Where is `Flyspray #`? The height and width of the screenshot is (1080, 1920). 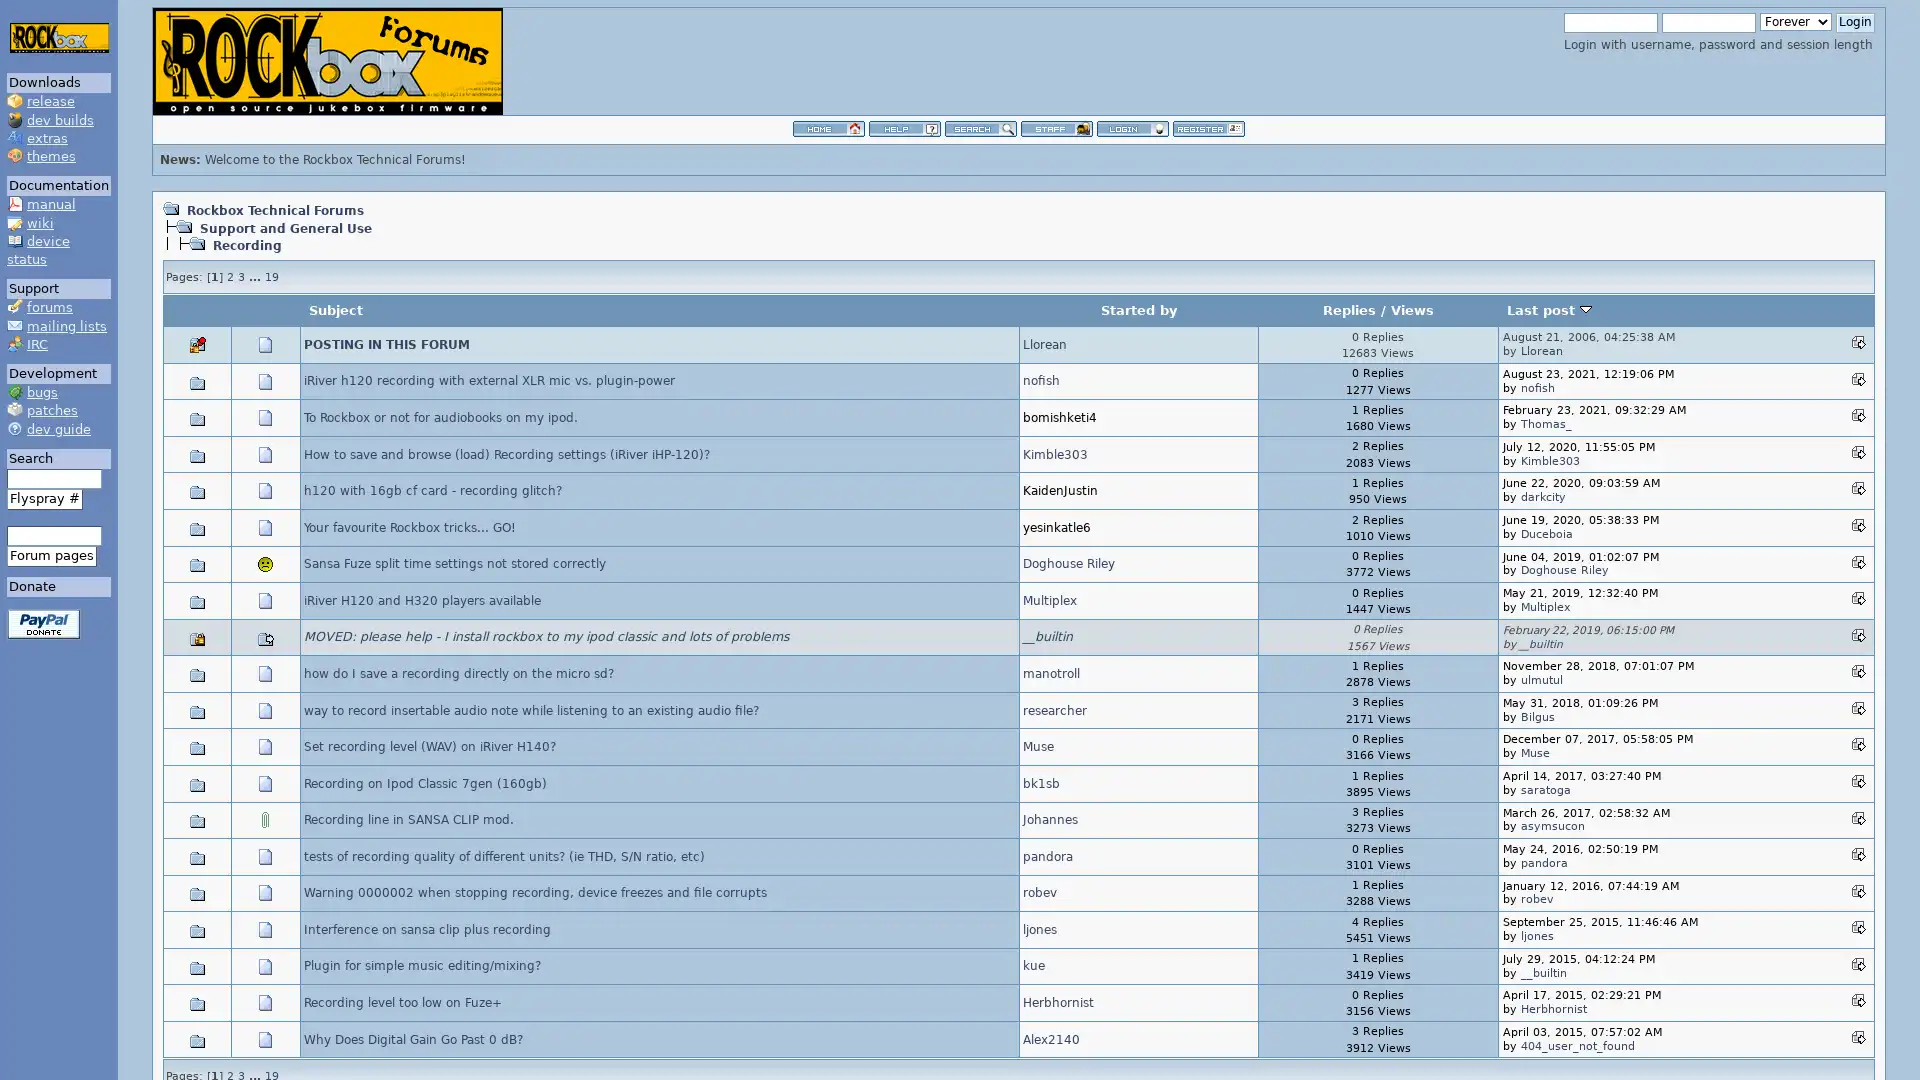
Flyspray # is located at coordinates (44, 497).